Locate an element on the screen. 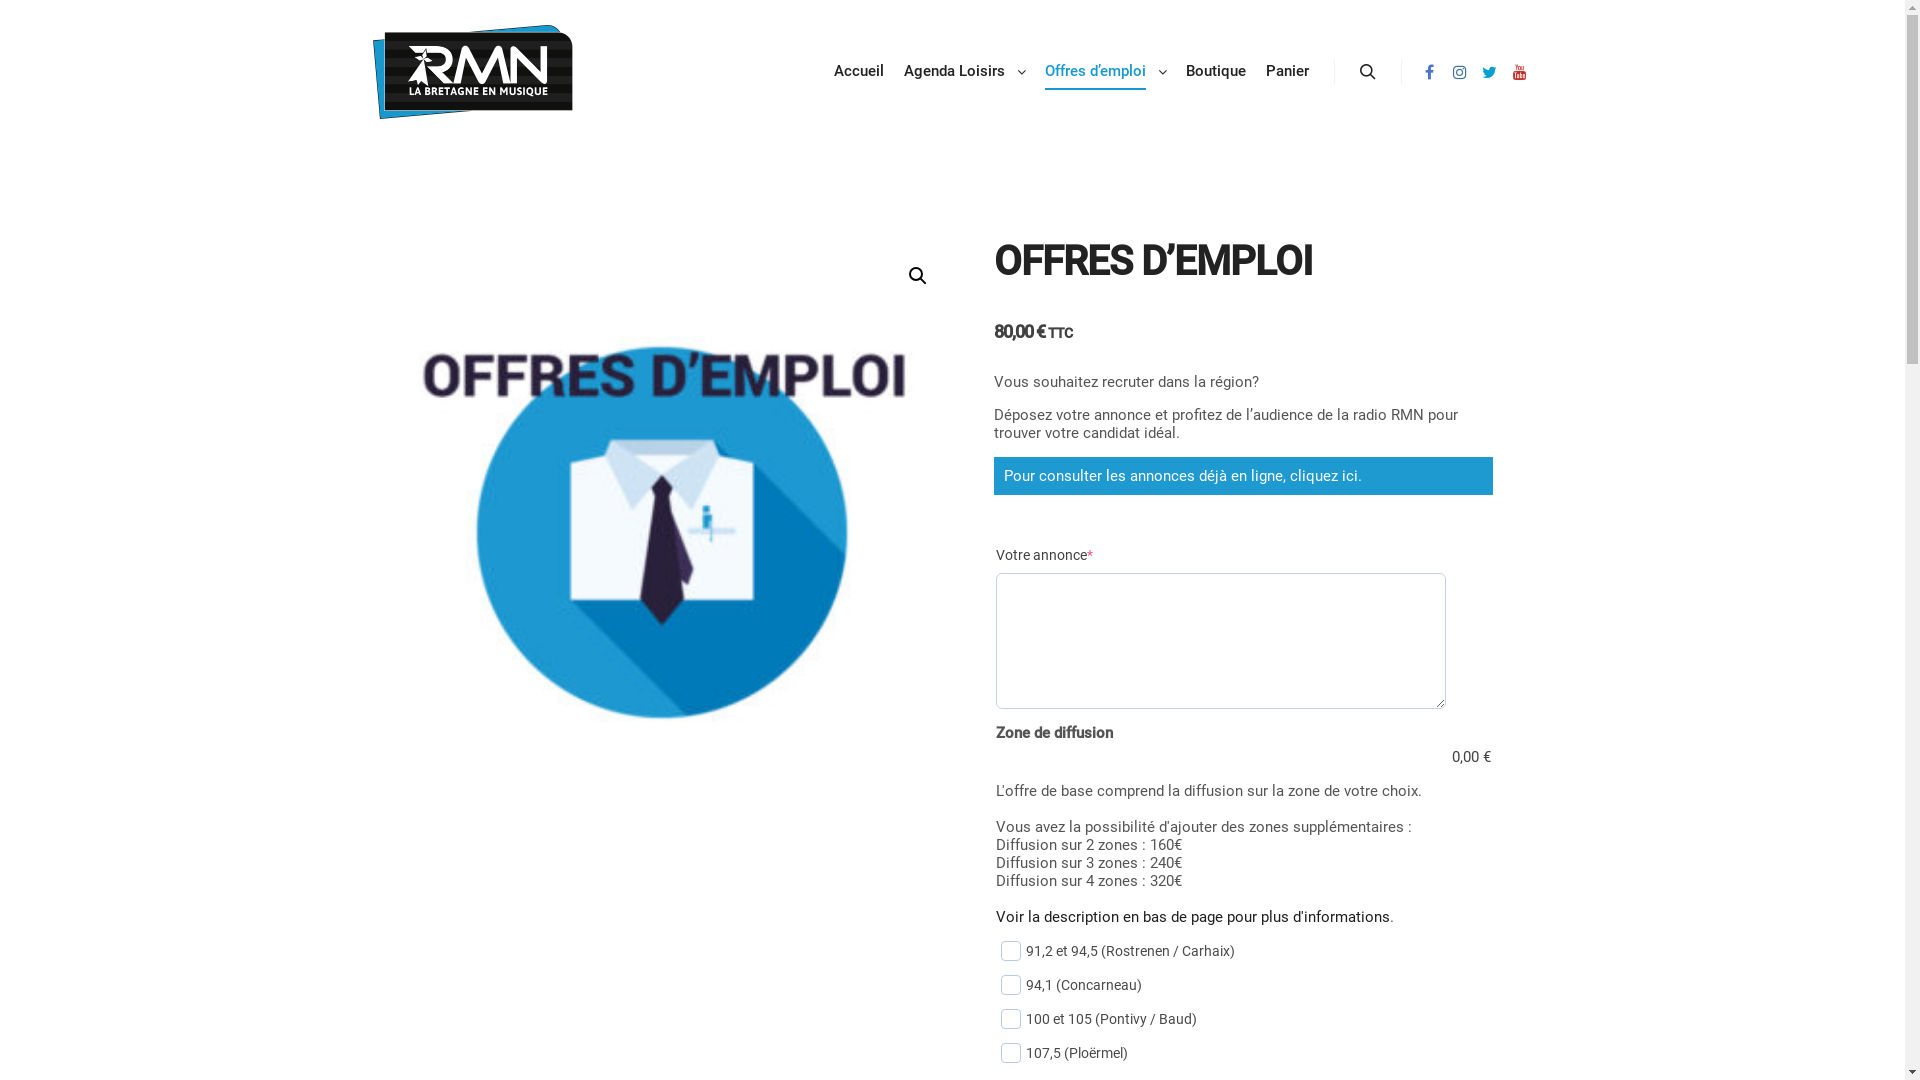 This screenshot has width=1920, height=1080. 'Boutique' is located at coordinates (1214, 70).